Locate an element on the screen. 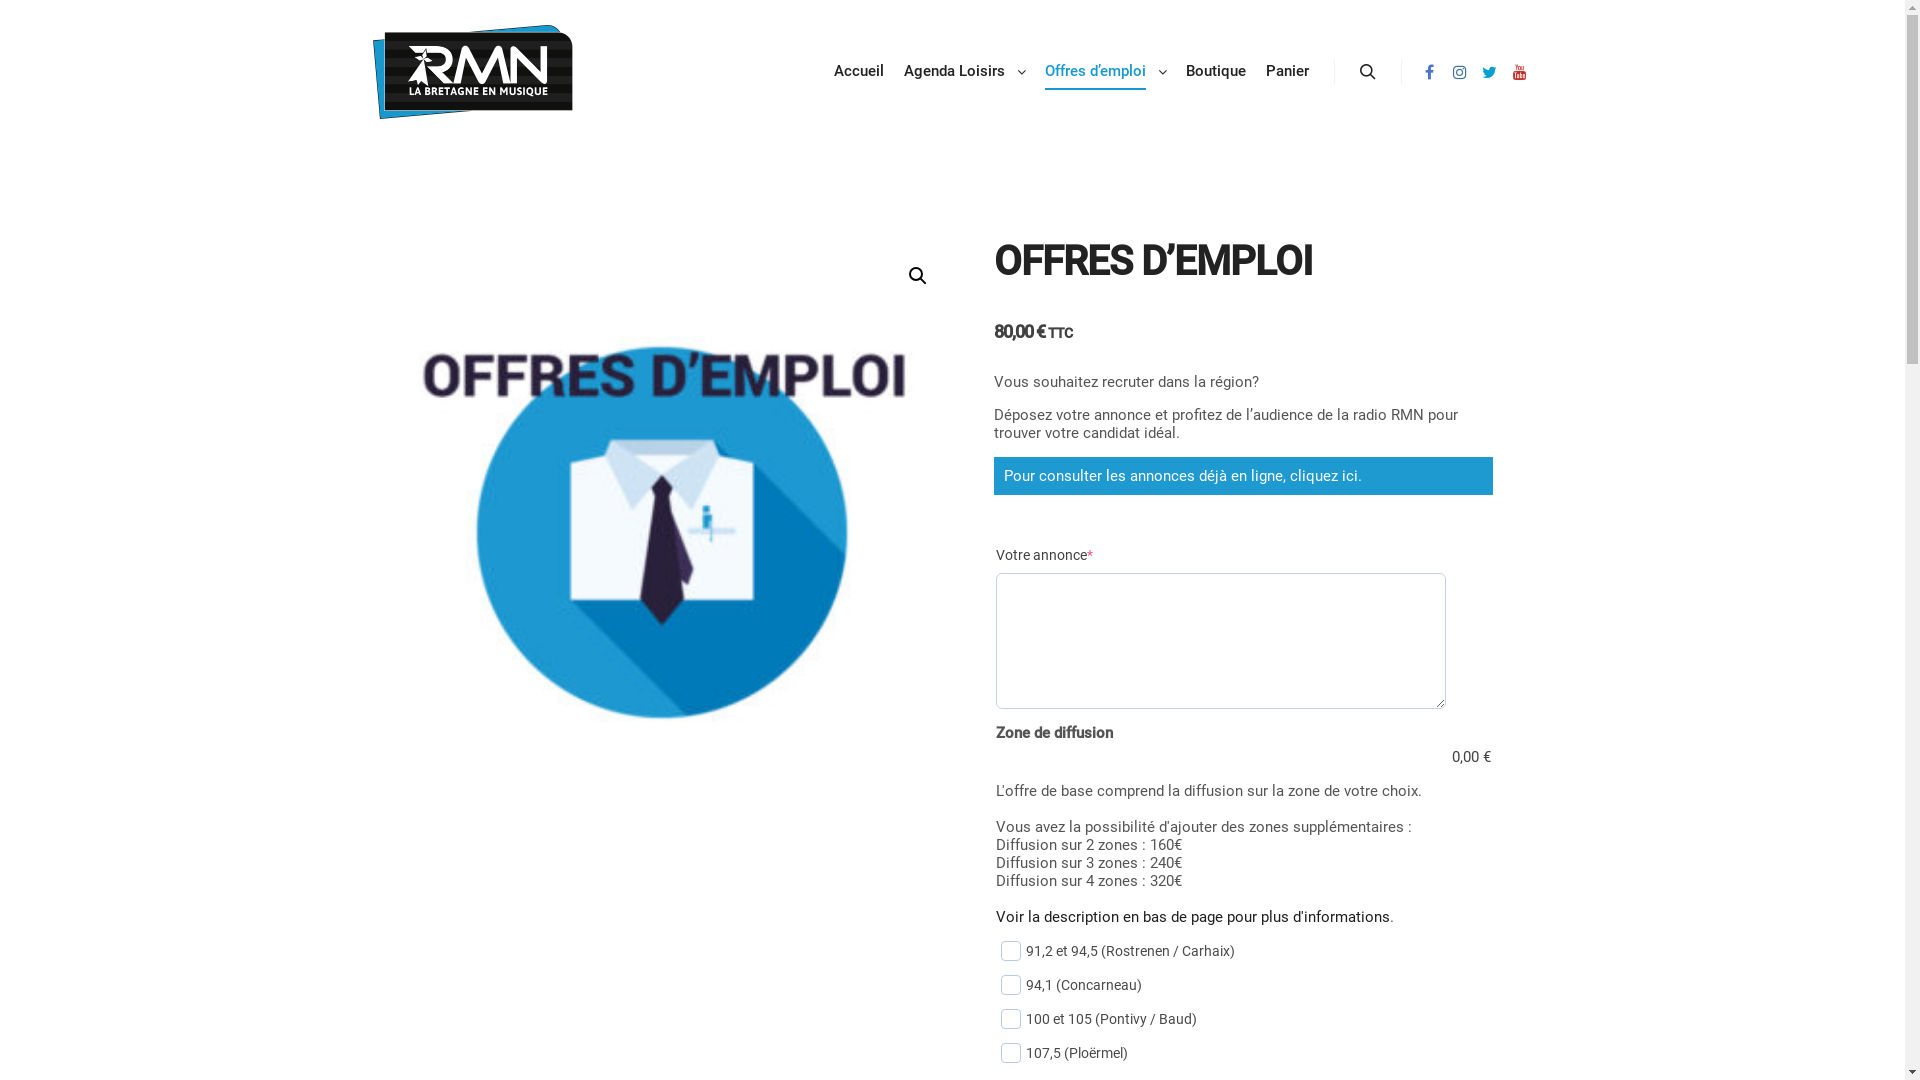 This screenshot has width=1920, height=1080. 'Boutique' is located at coordinates (1214, 70).